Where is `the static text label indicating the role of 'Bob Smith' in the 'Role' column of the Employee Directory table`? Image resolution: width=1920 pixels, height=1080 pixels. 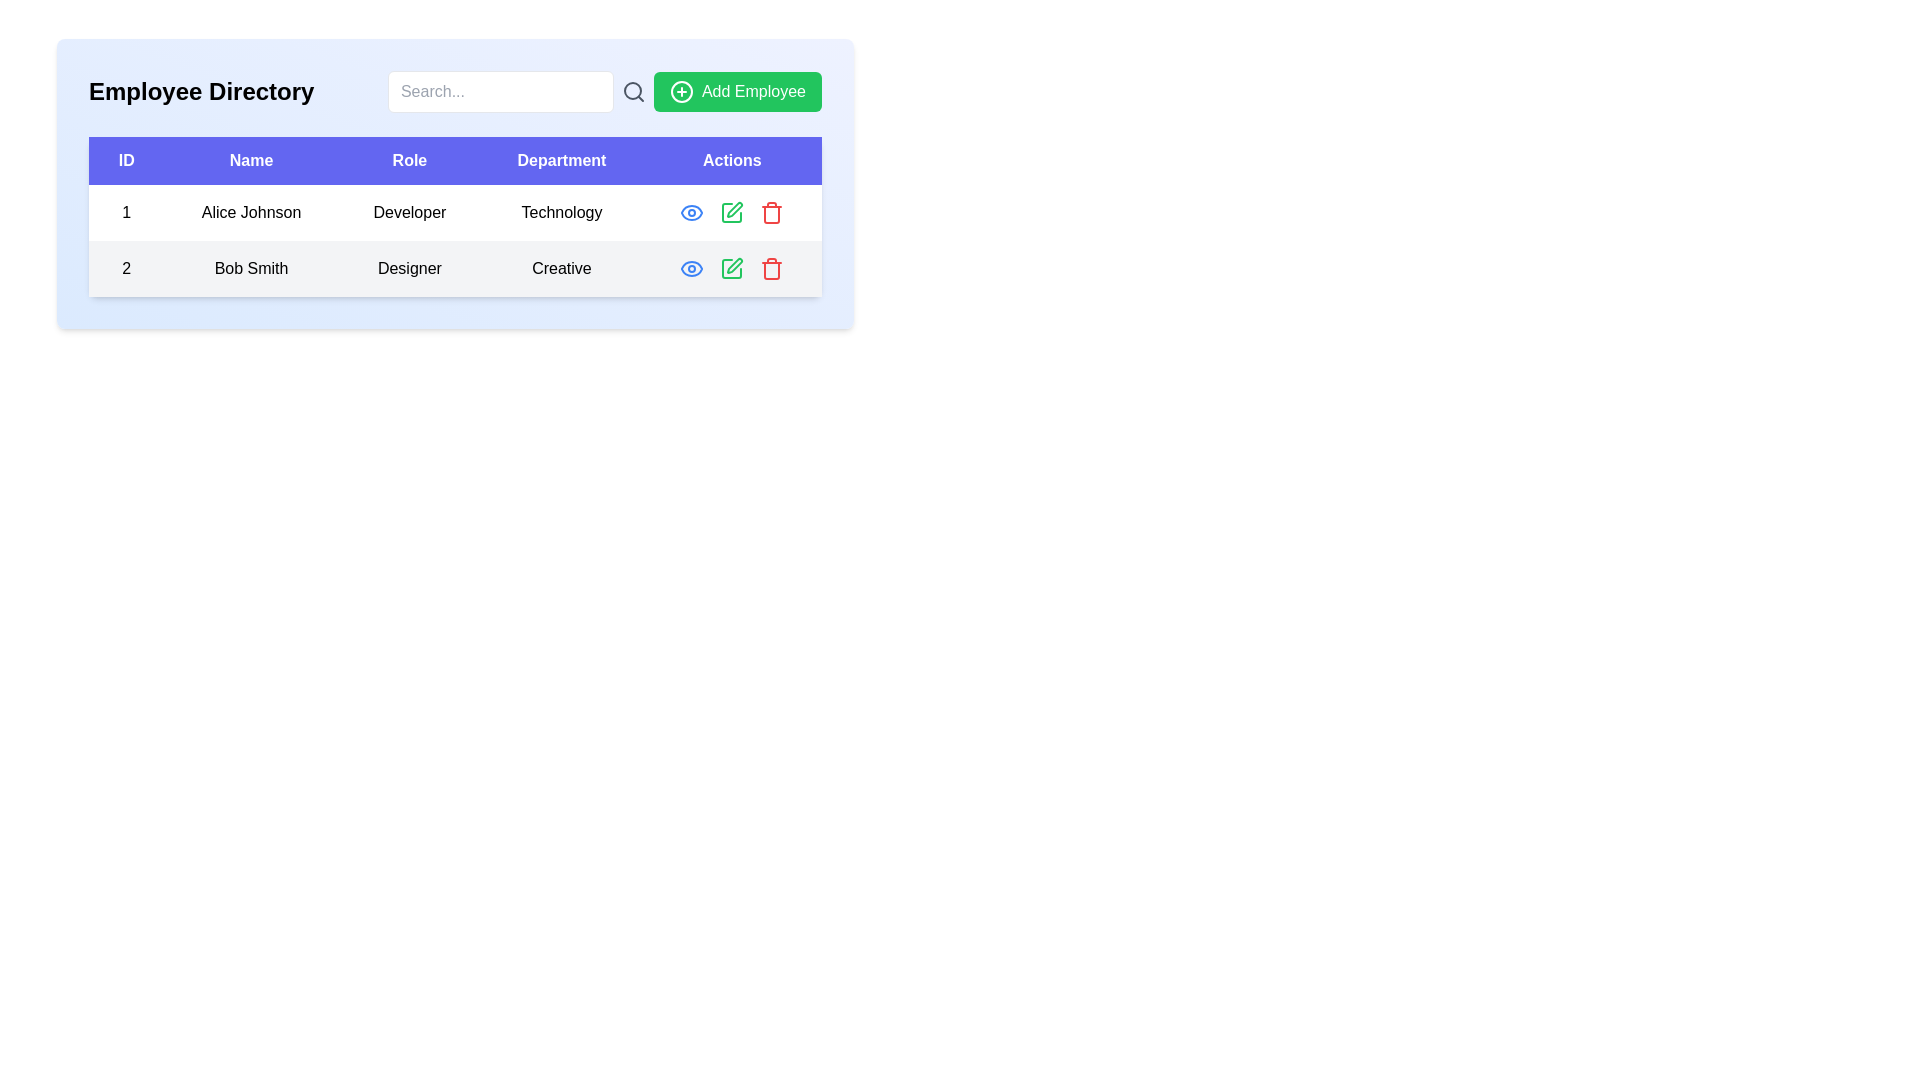 the static text label indicating the role of 'Bob Smith' in the 'Role' column of the Employee Directory table is located at coordinates (408, 268).